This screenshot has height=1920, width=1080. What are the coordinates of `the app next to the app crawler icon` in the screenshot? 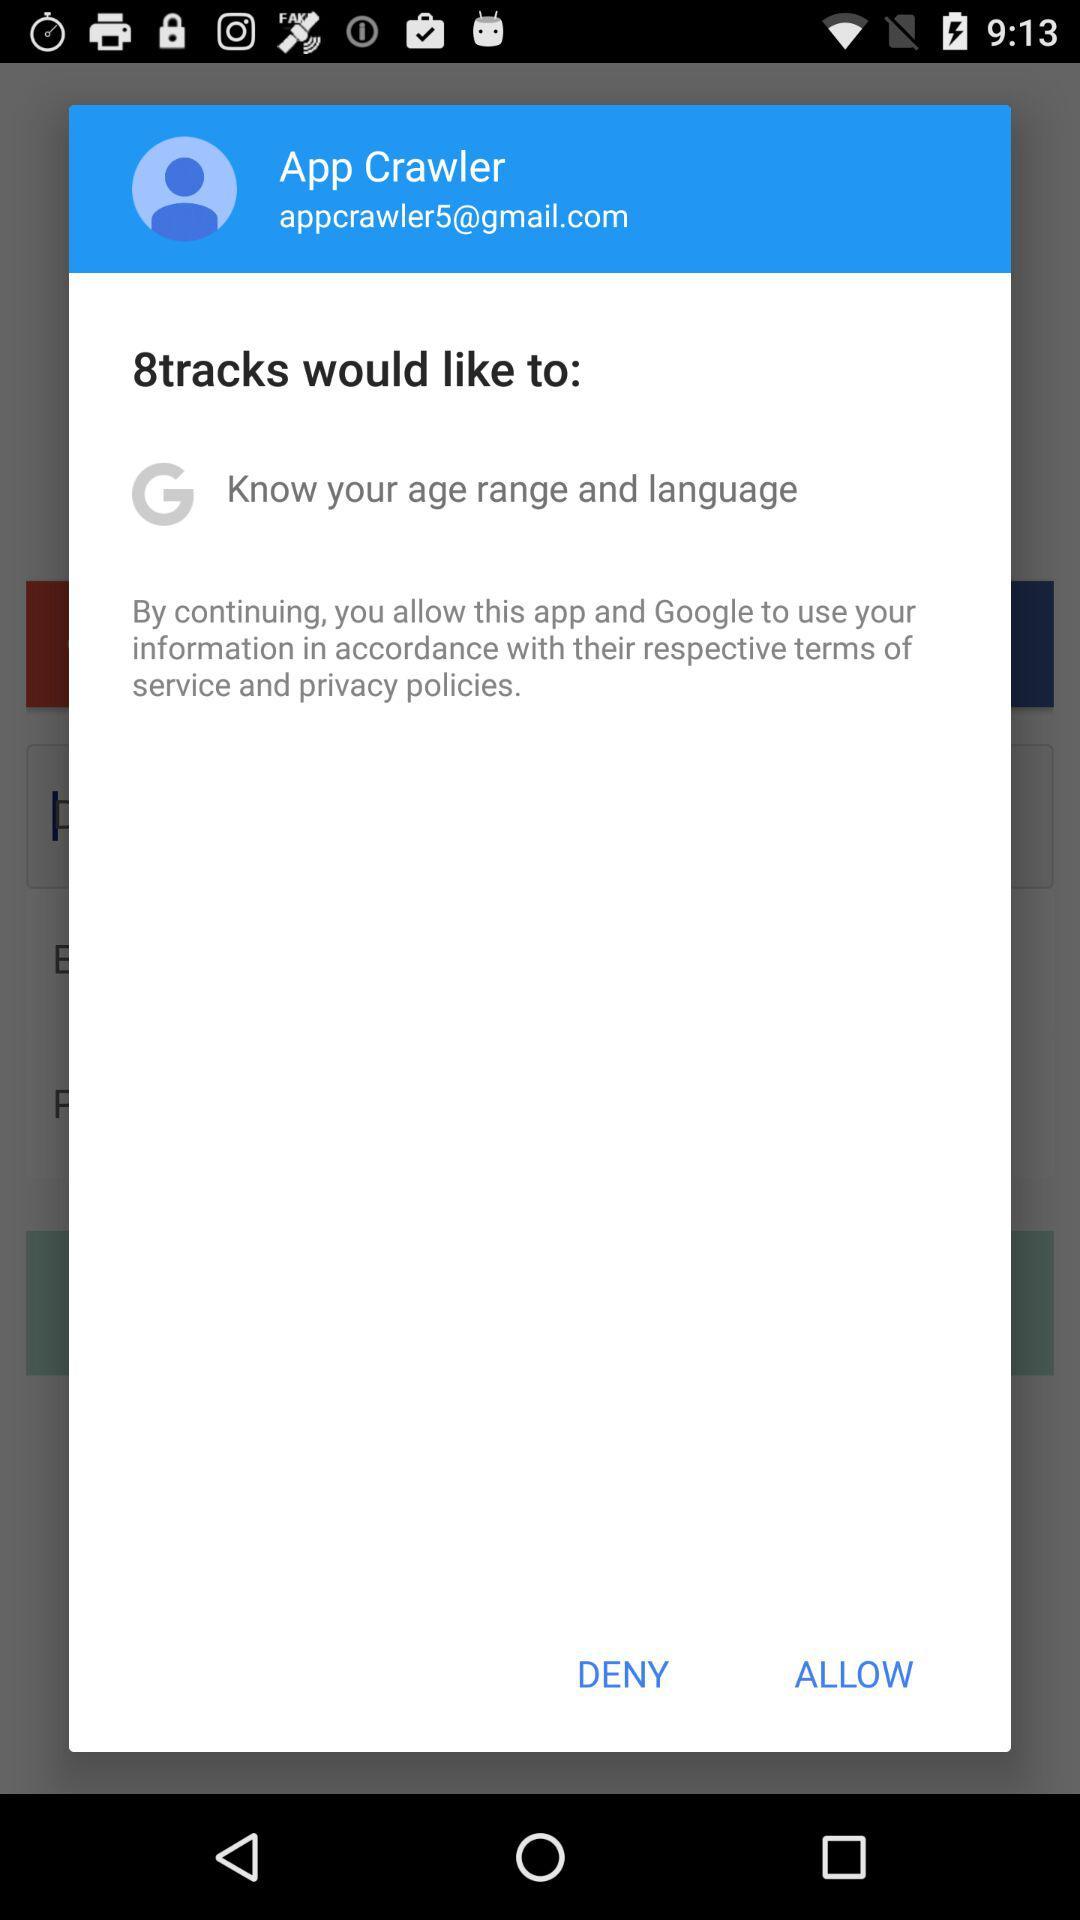 It's located at (184, 188).